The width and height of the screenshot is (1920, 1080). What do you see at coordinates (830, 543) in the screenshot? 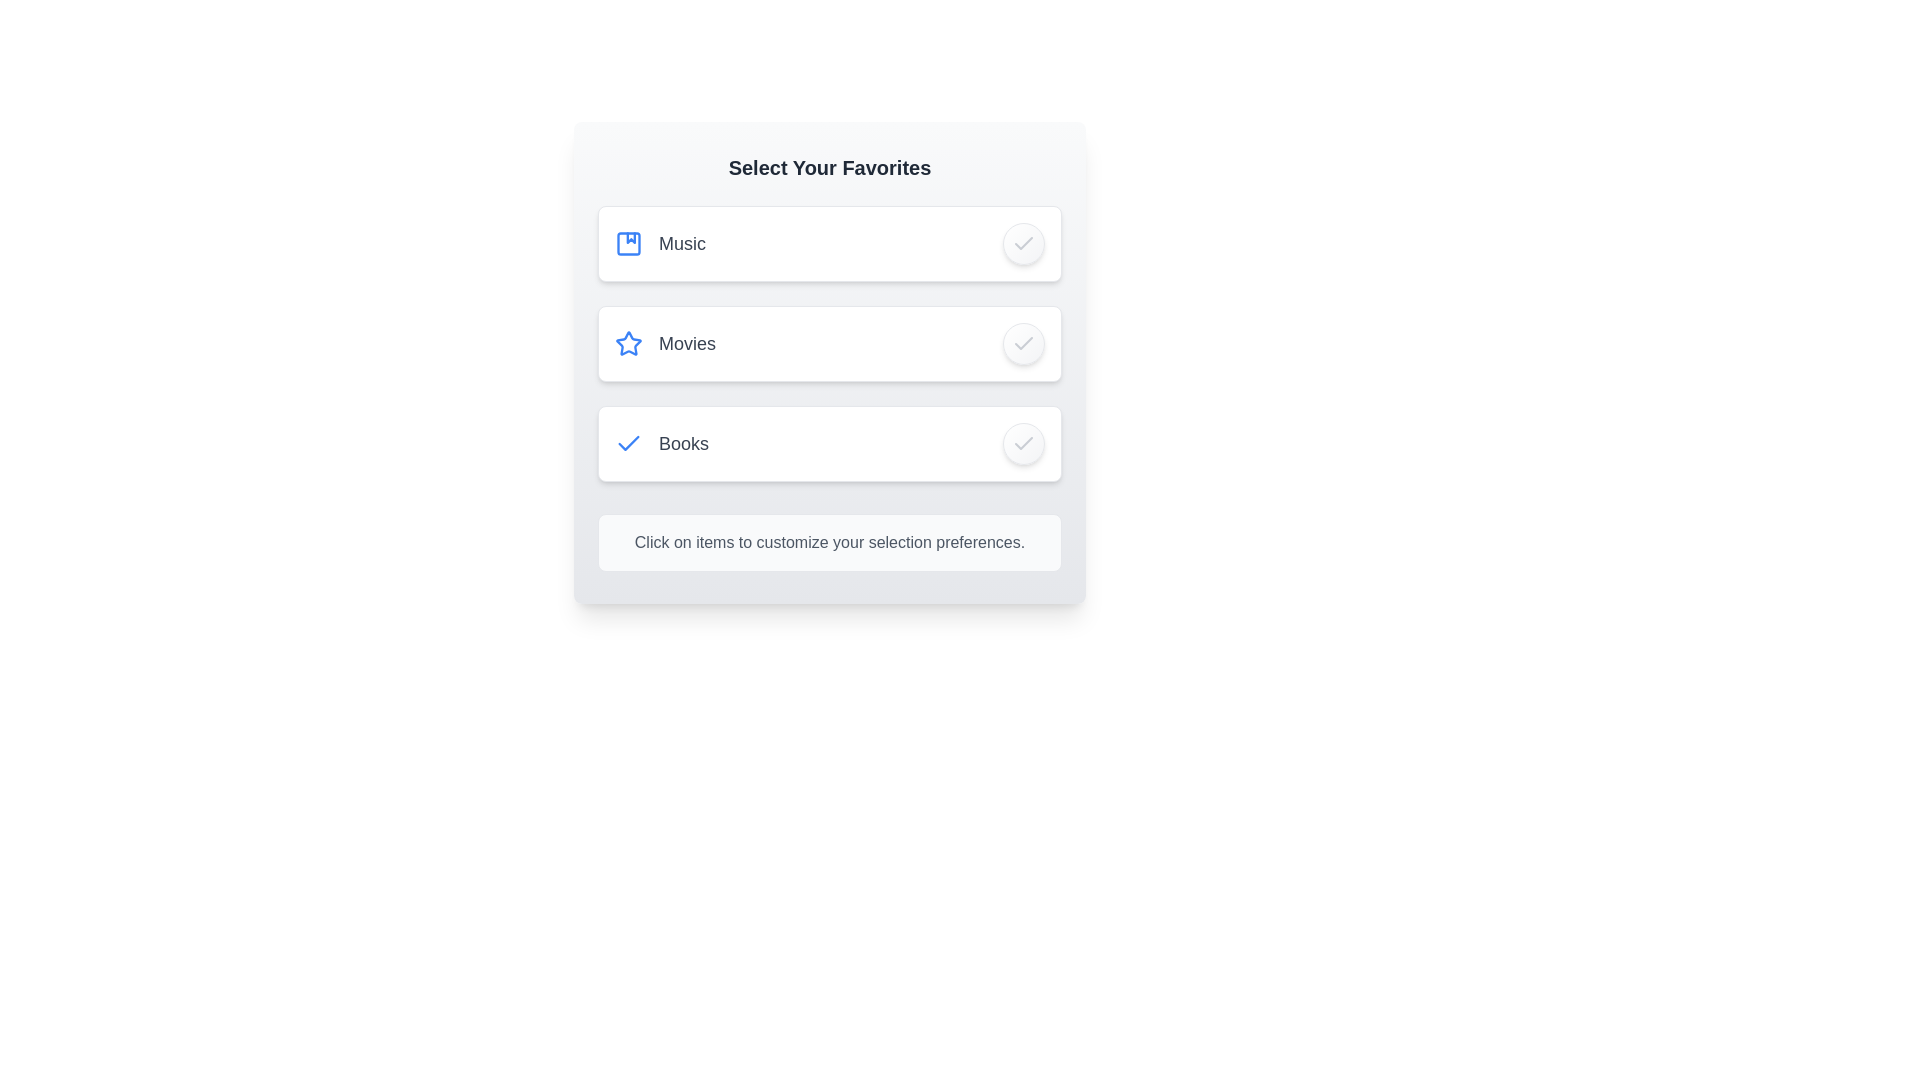
I see `instruction displayed on the text label that says 'Click on items to customize your selection preferences.' positioned at the bottom of the selection options box` at bounding box center [830, 543].